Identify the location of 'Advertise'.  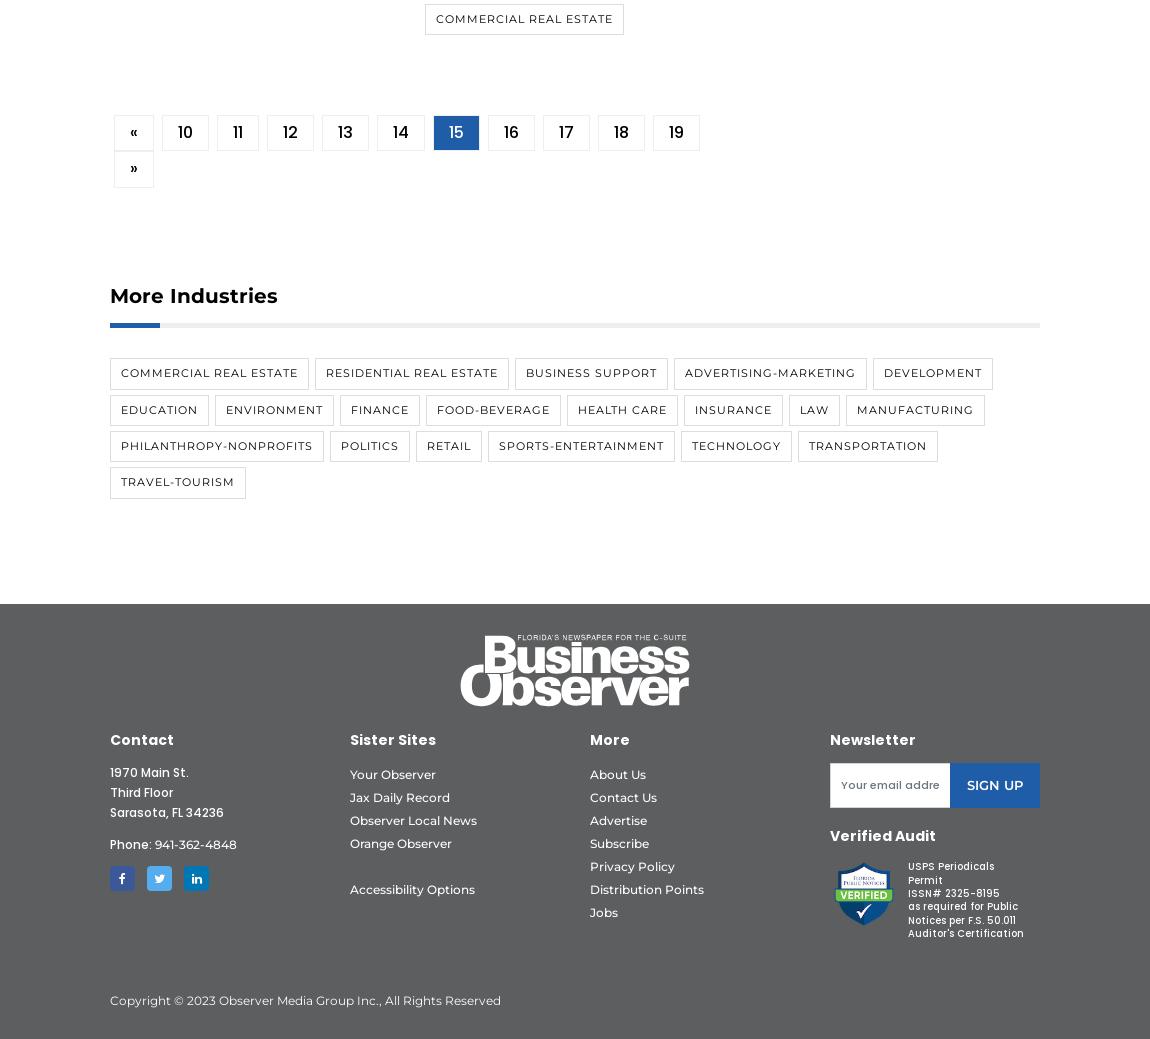
(617, 819).